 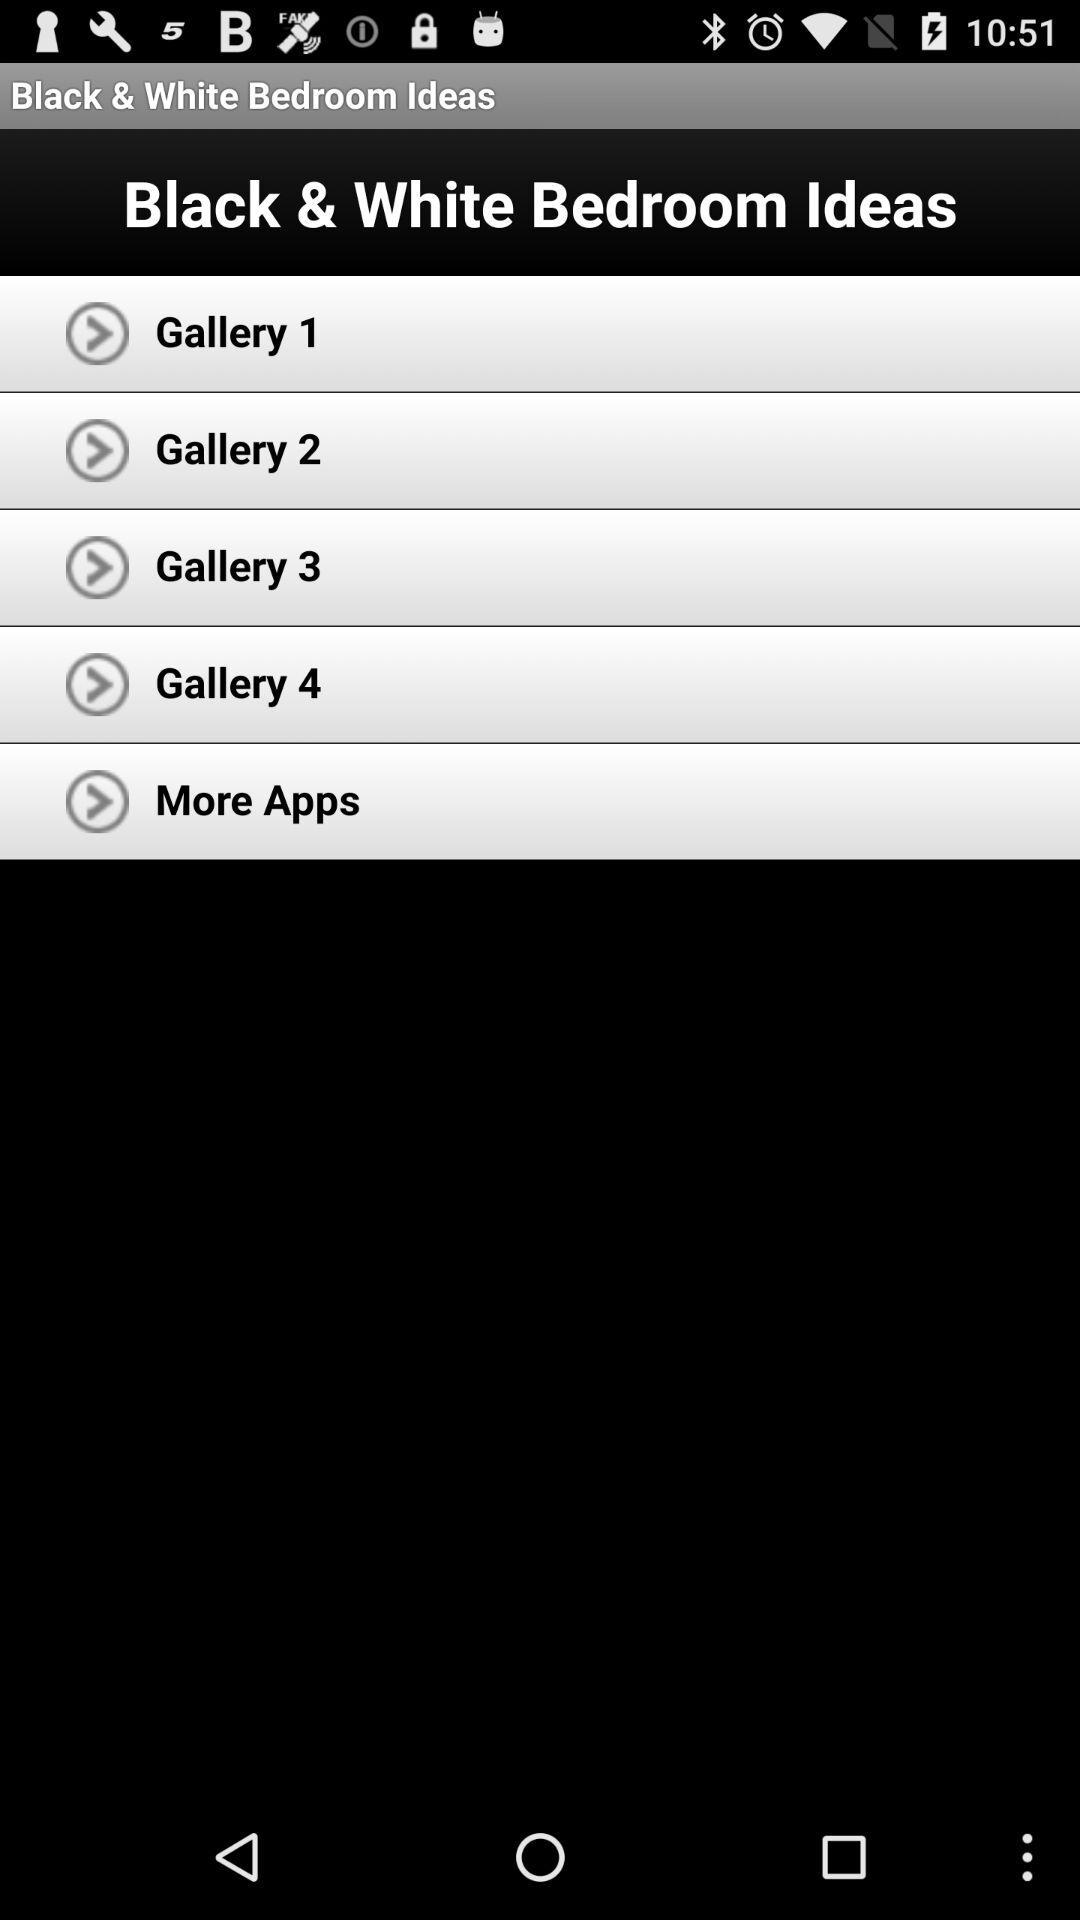 What do you see at coordinates (237, 446) in the screenshot?
I see `gallery 2 item` at bounding box center [237, 446].